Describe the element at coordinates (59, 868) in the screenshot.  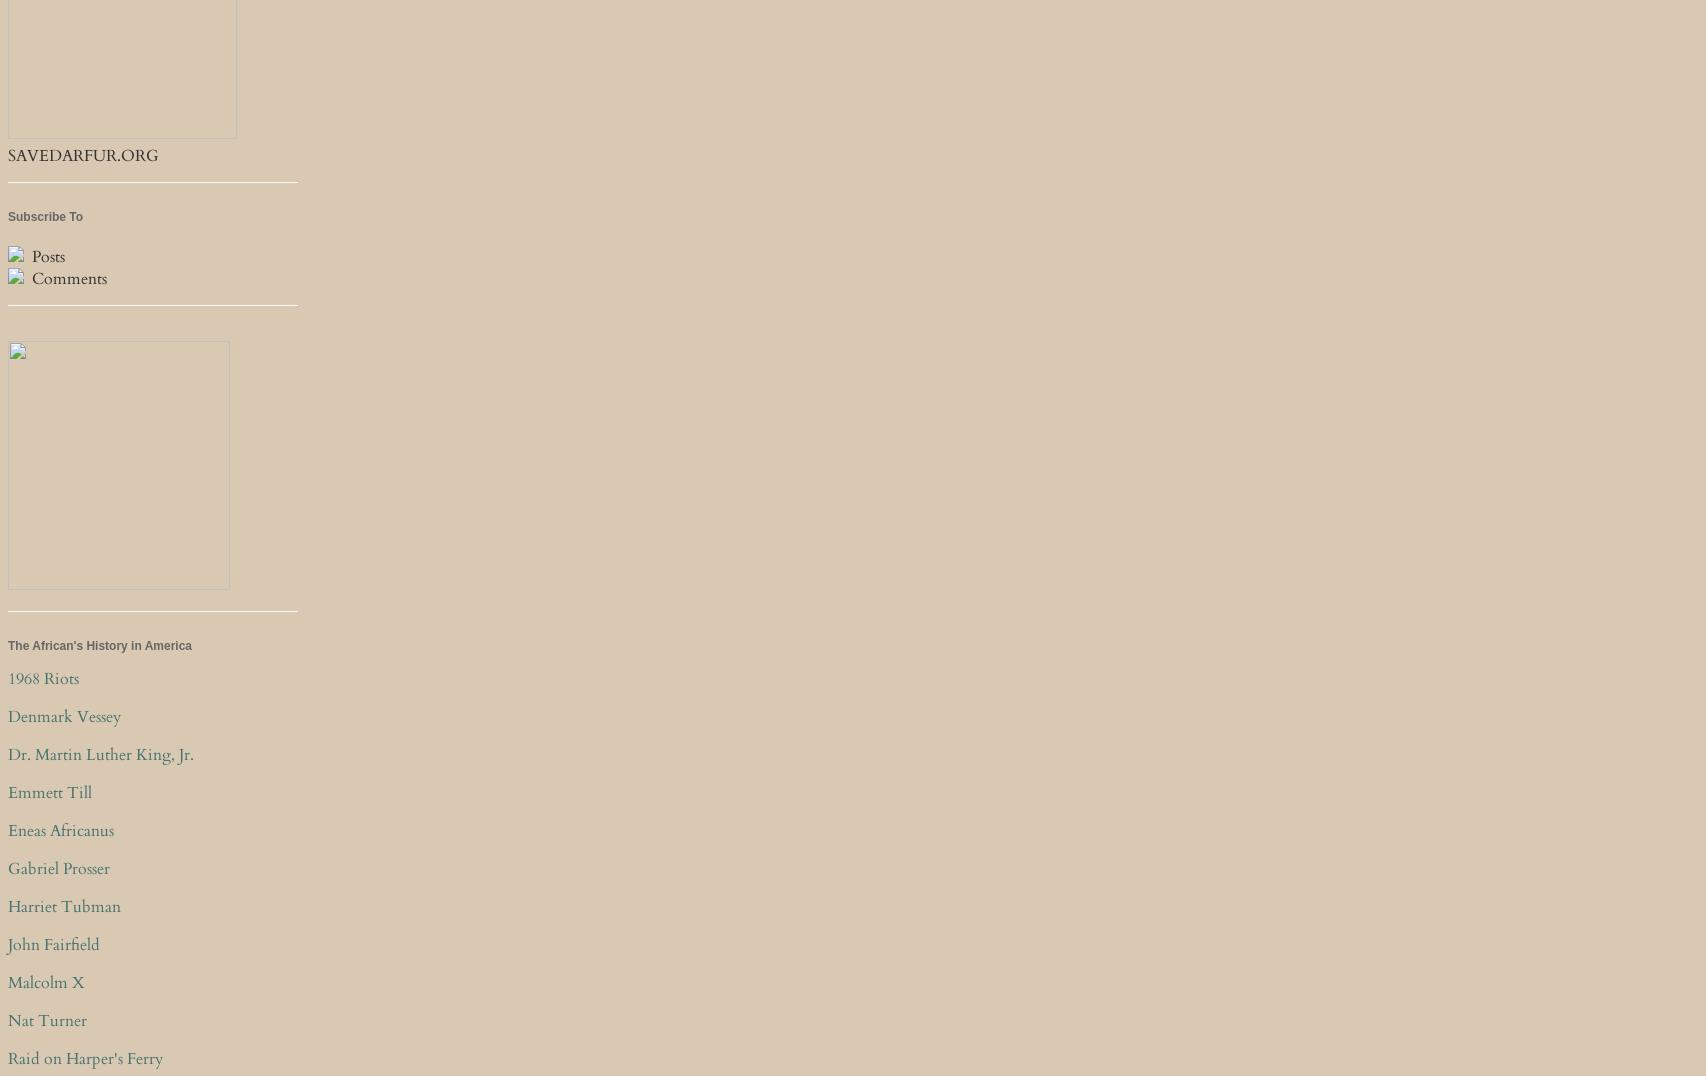
I see `'Gabriel Prosser'` at that location.